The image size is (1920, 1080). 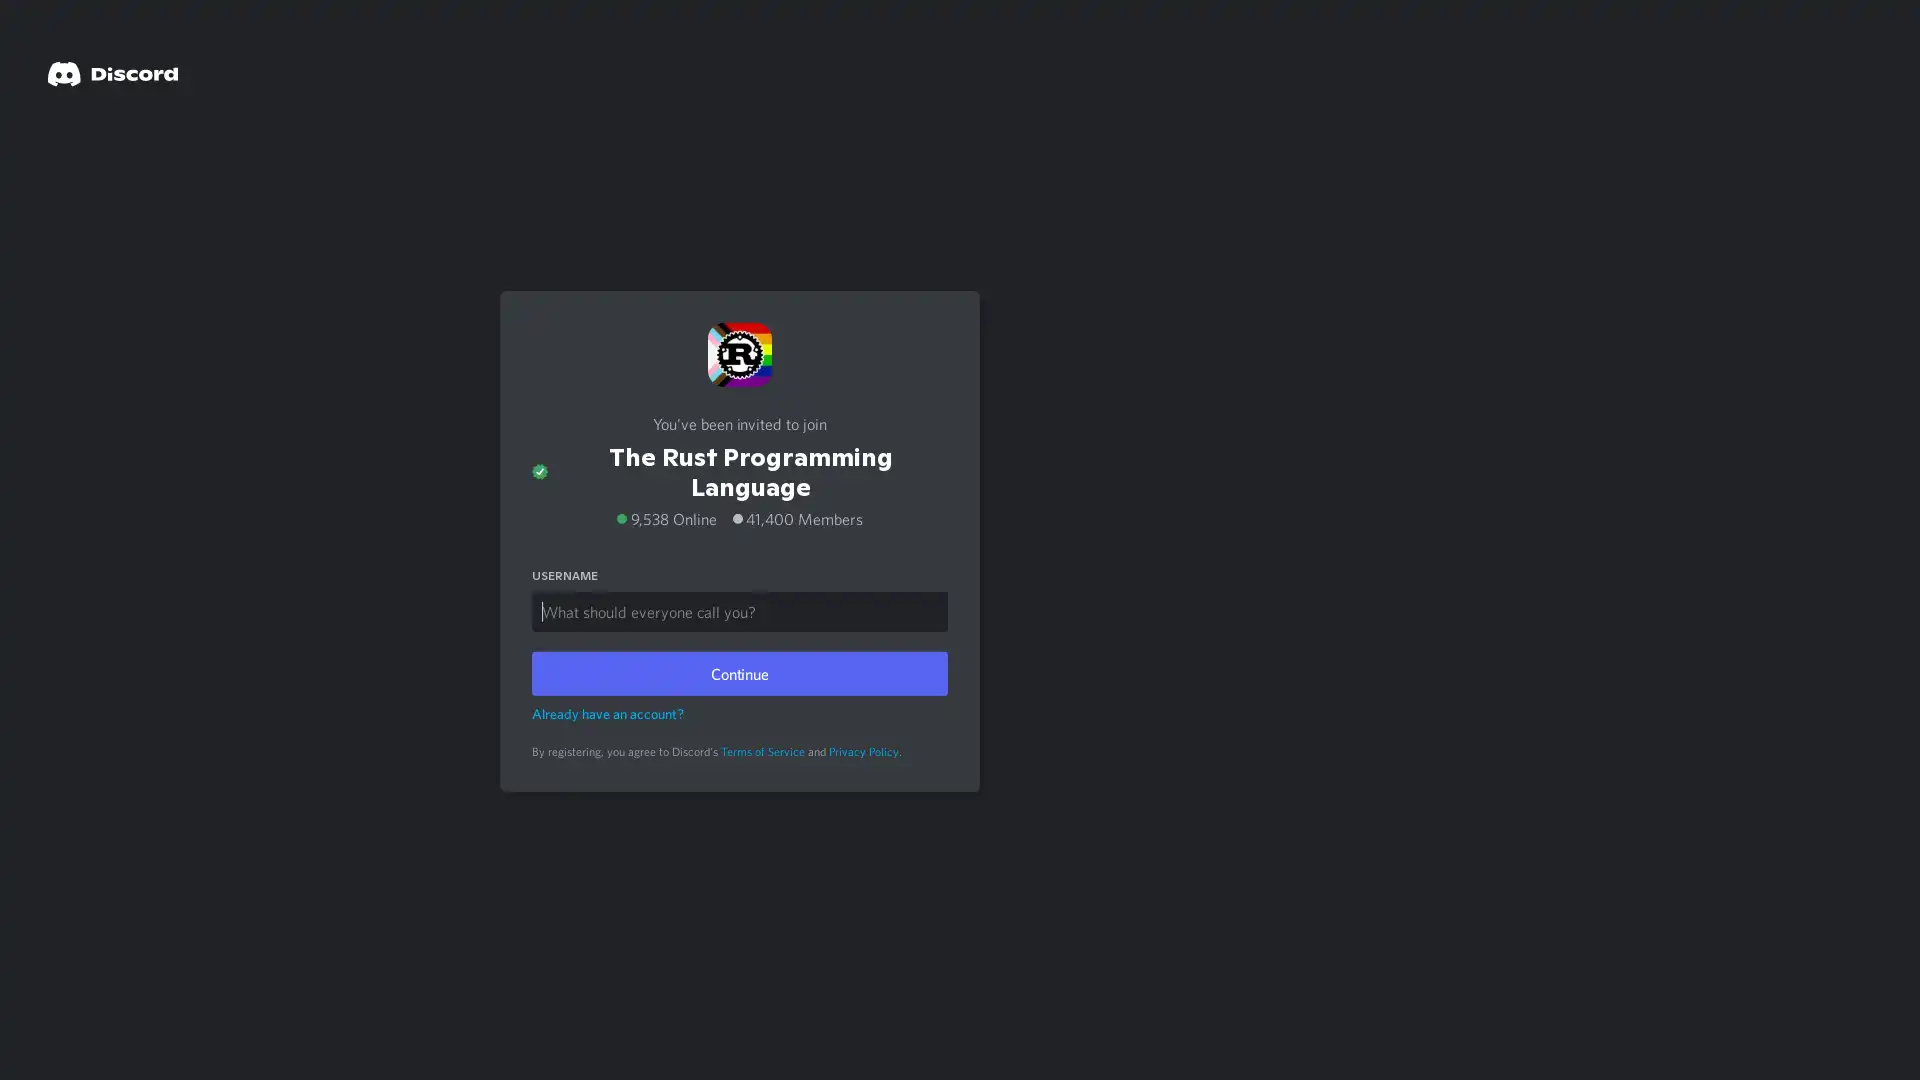 What do you see at coordinates (607, 711) in the screenshot?
I see `Already have an account?` at bounding box center [607, 711].